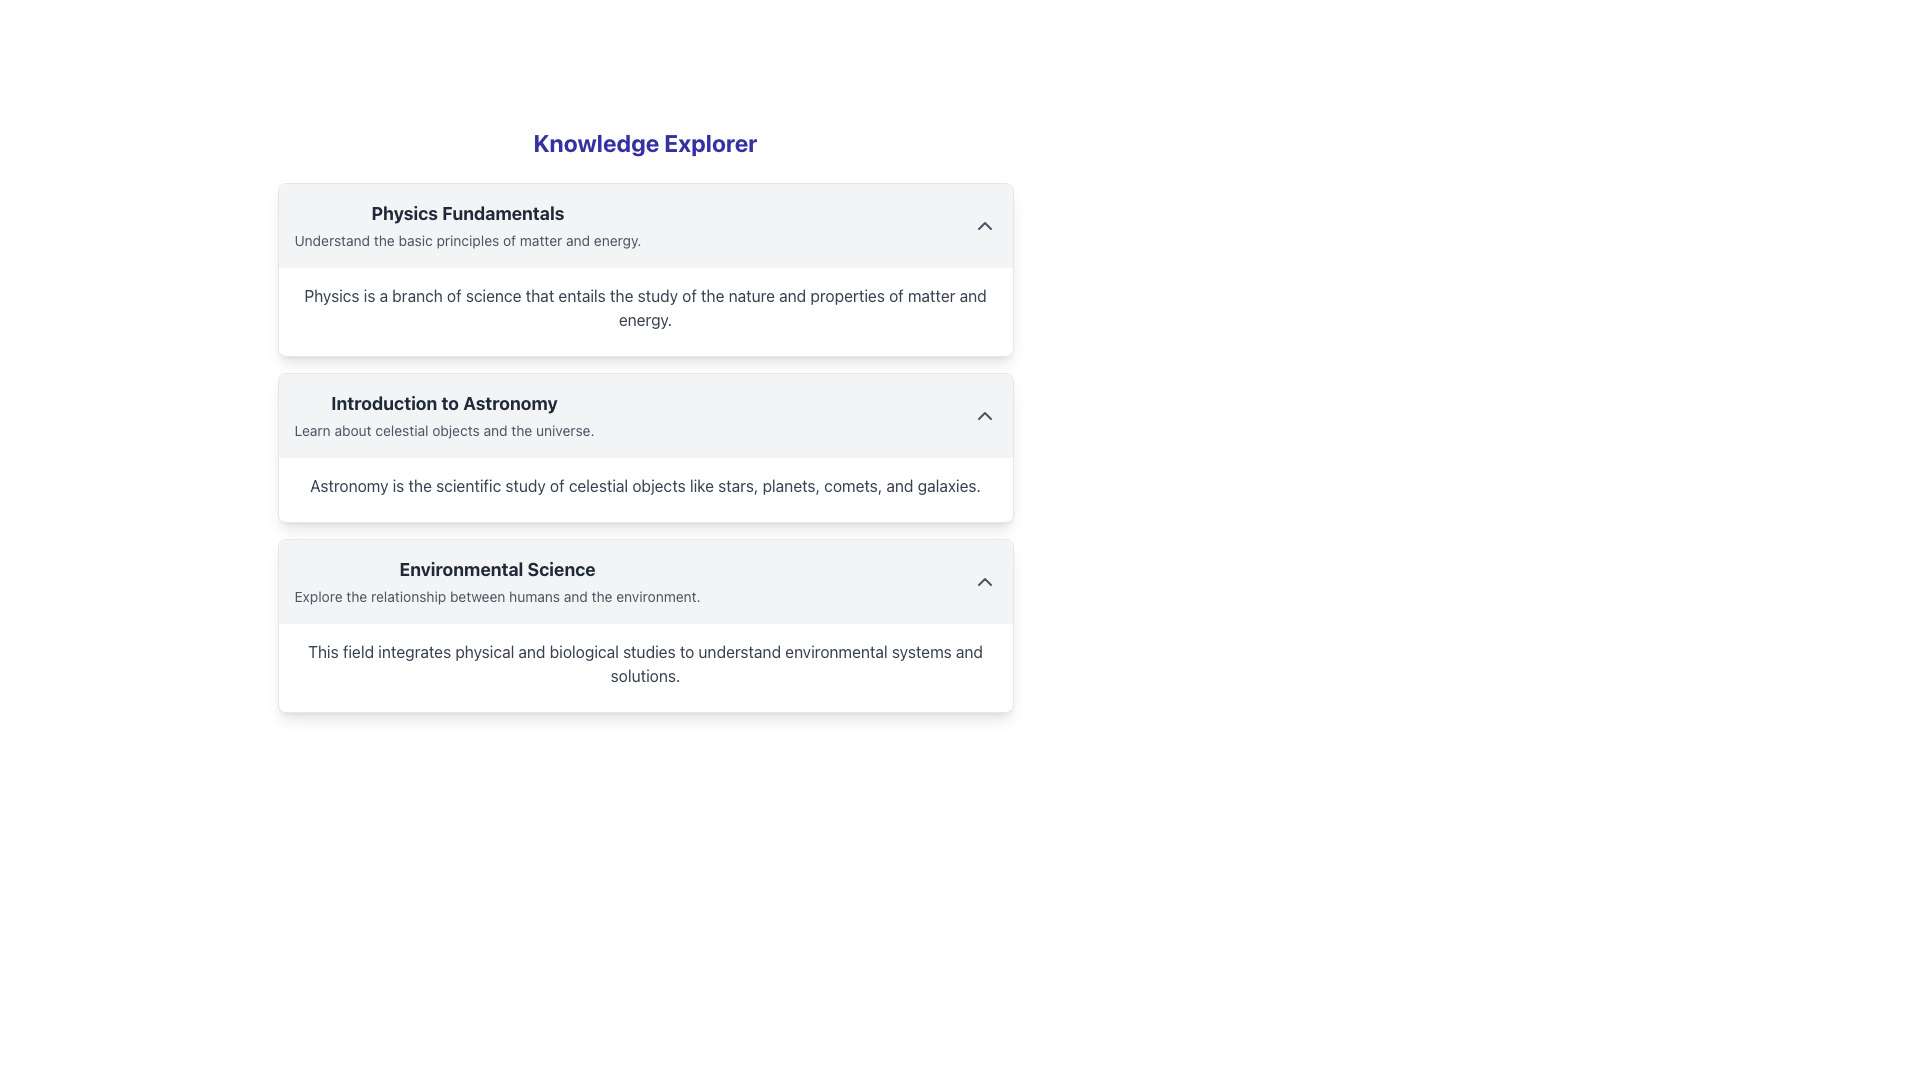 The image size is (1920, 1080). I want to click on supplementary text label located beneath the header 'Physics Fundamentals' in the first item of the list, so click(466, 239).